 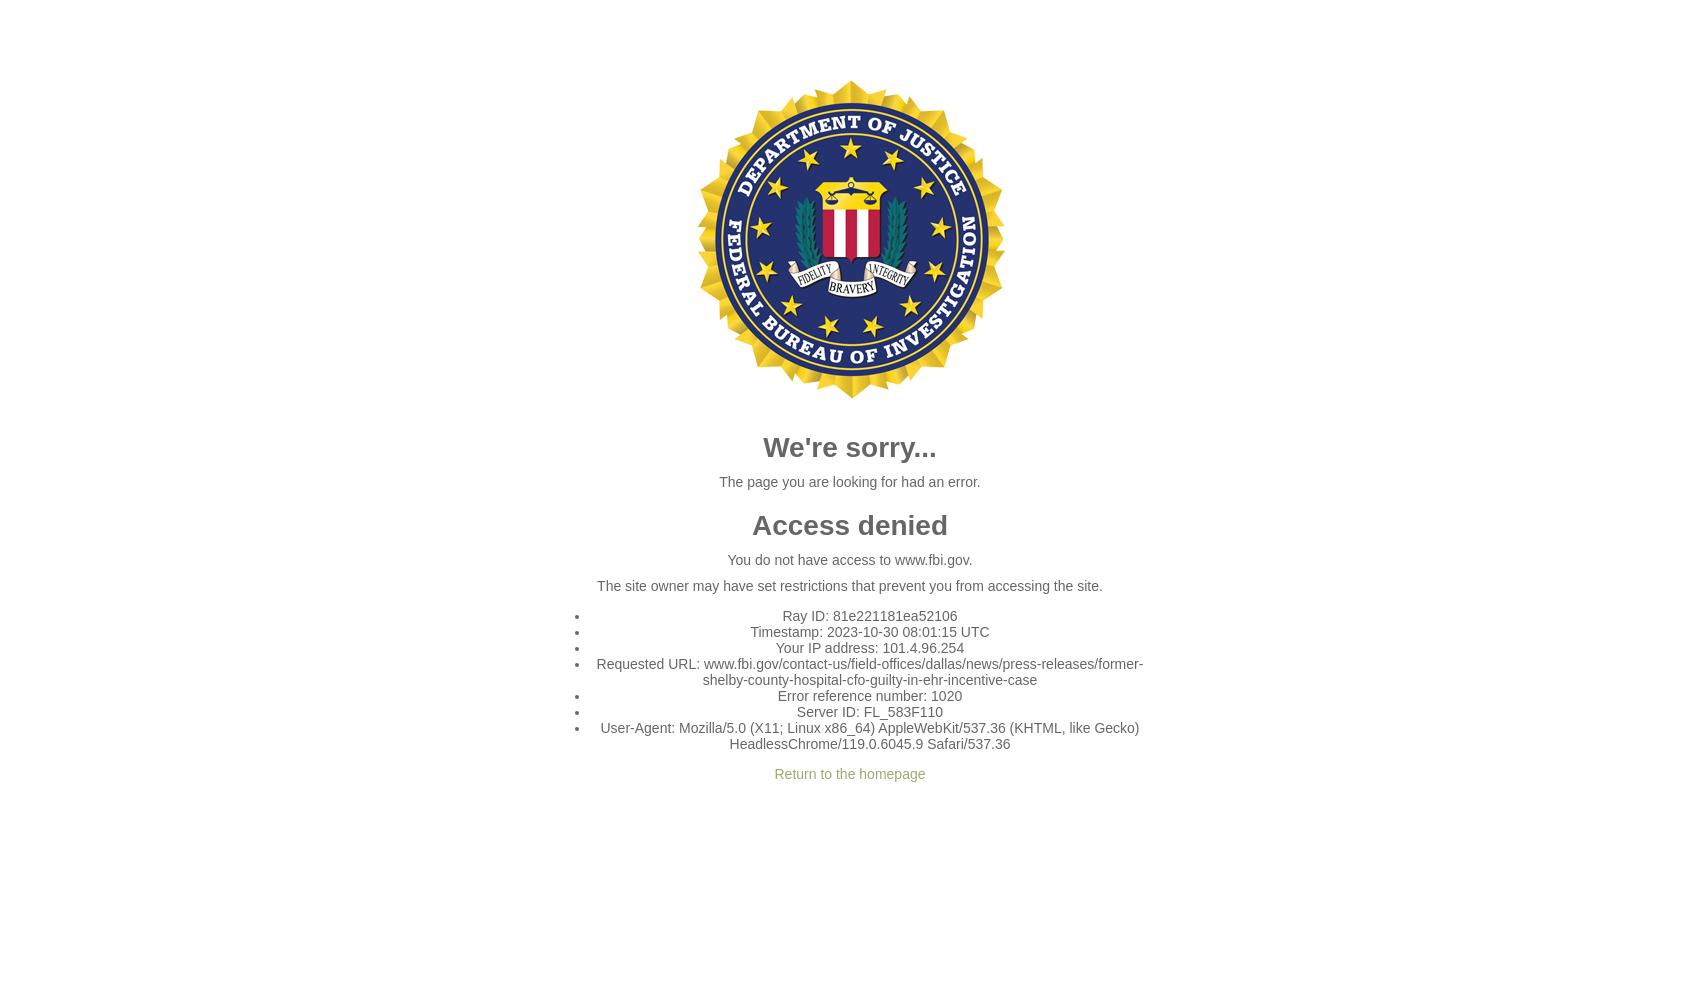 I want to click on 'Access denied', so click(x=848, y=525).